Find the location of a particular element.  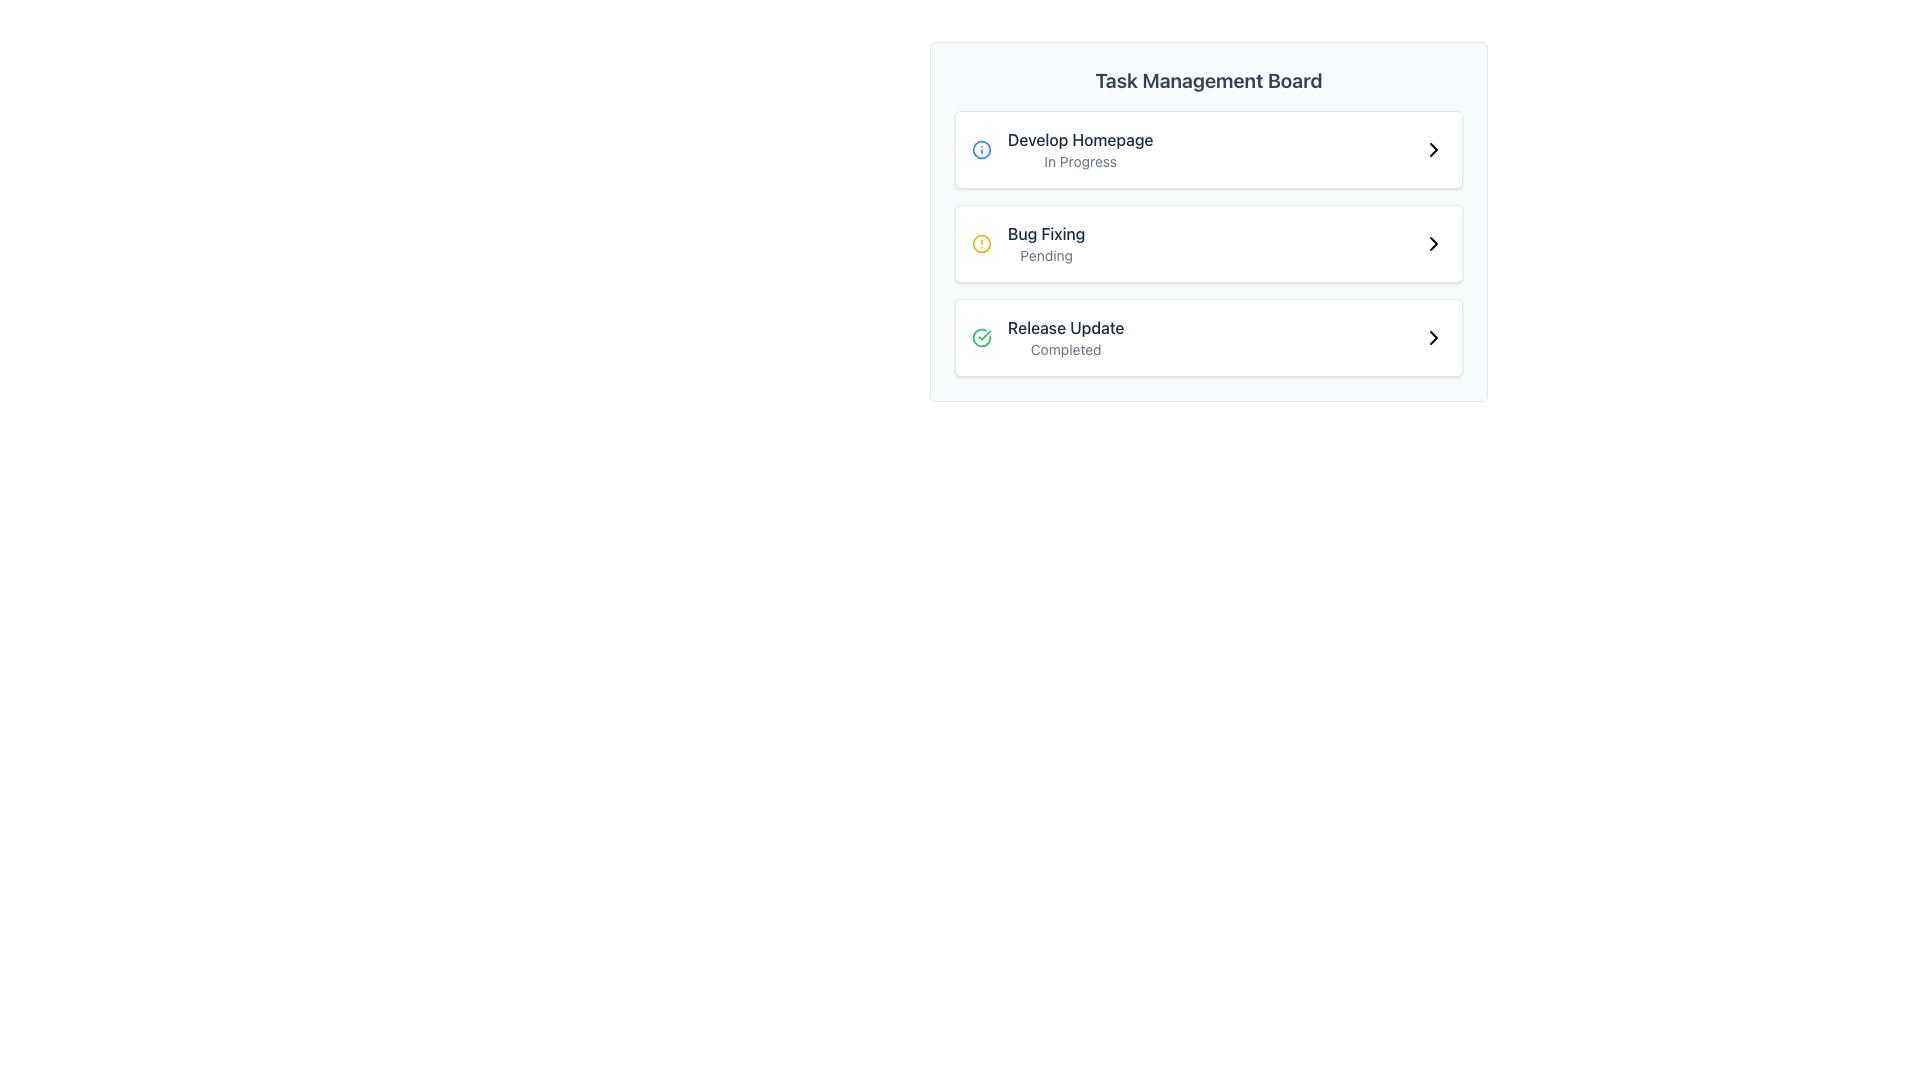

the task labeled 'Bug Fixing' in the horizontal list item is located at coordinates (1208, 242).